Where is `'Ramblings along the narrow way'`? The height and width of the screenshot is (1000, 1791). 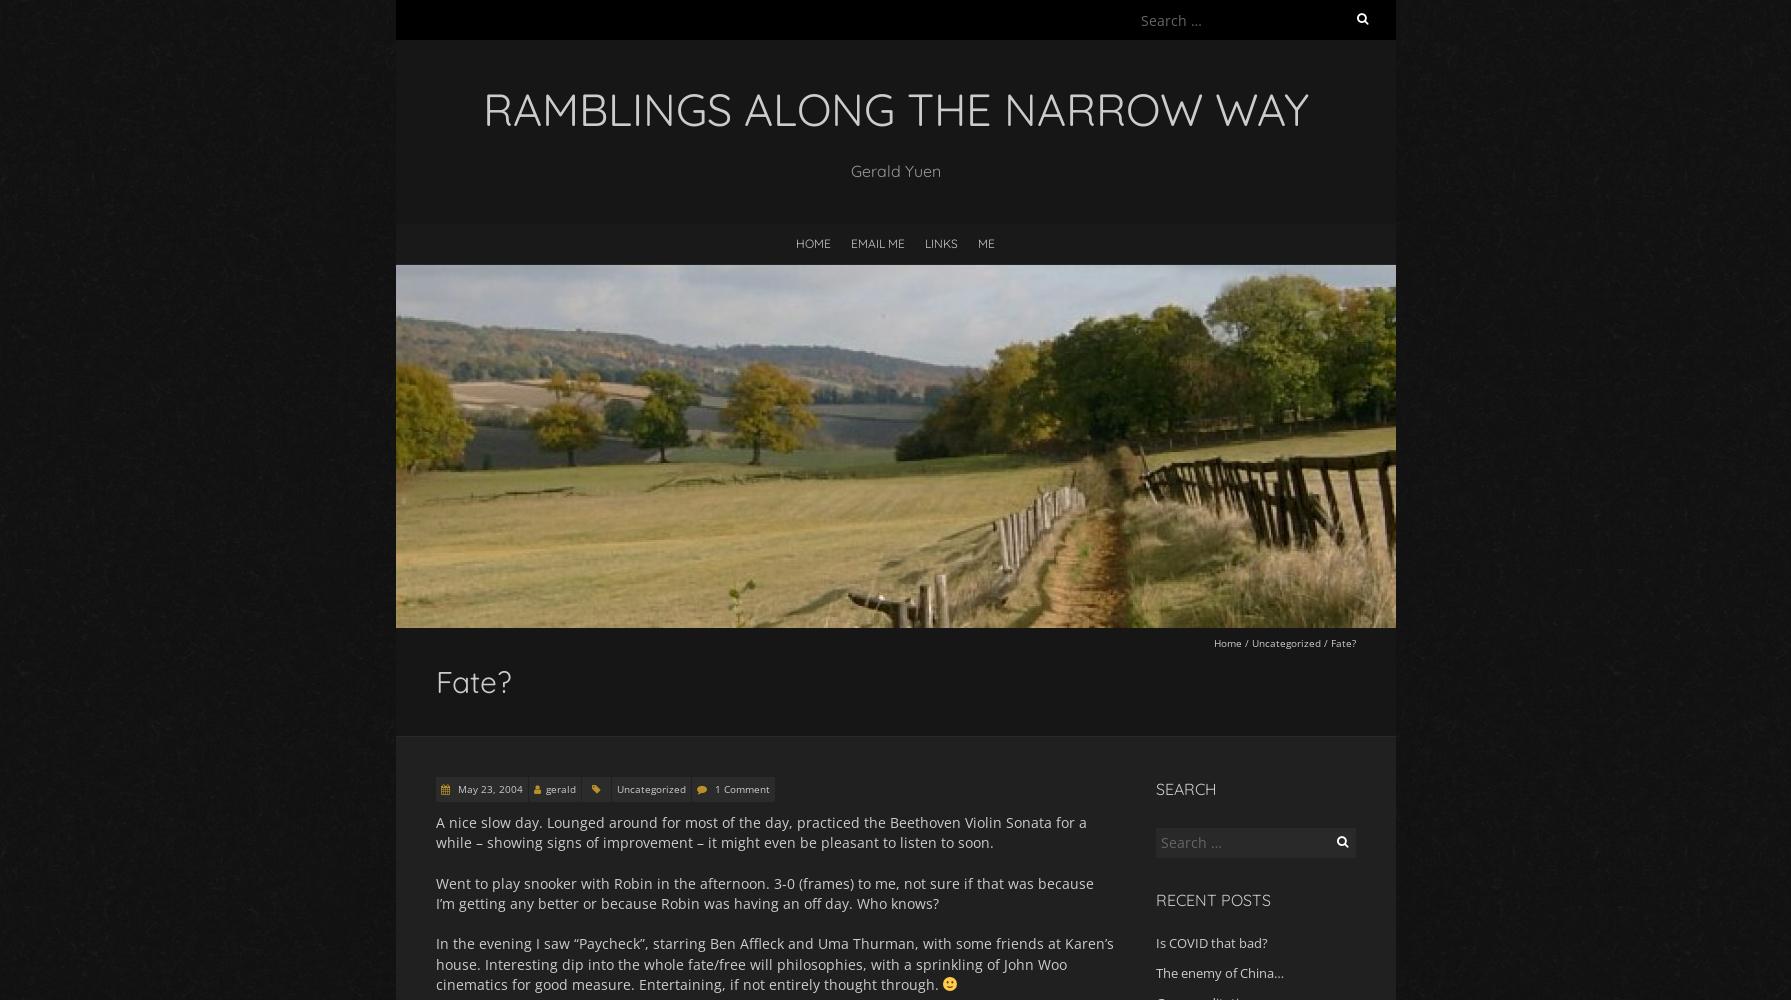 'Ramblings along the narrow way' is located at coordinates (481, 108).